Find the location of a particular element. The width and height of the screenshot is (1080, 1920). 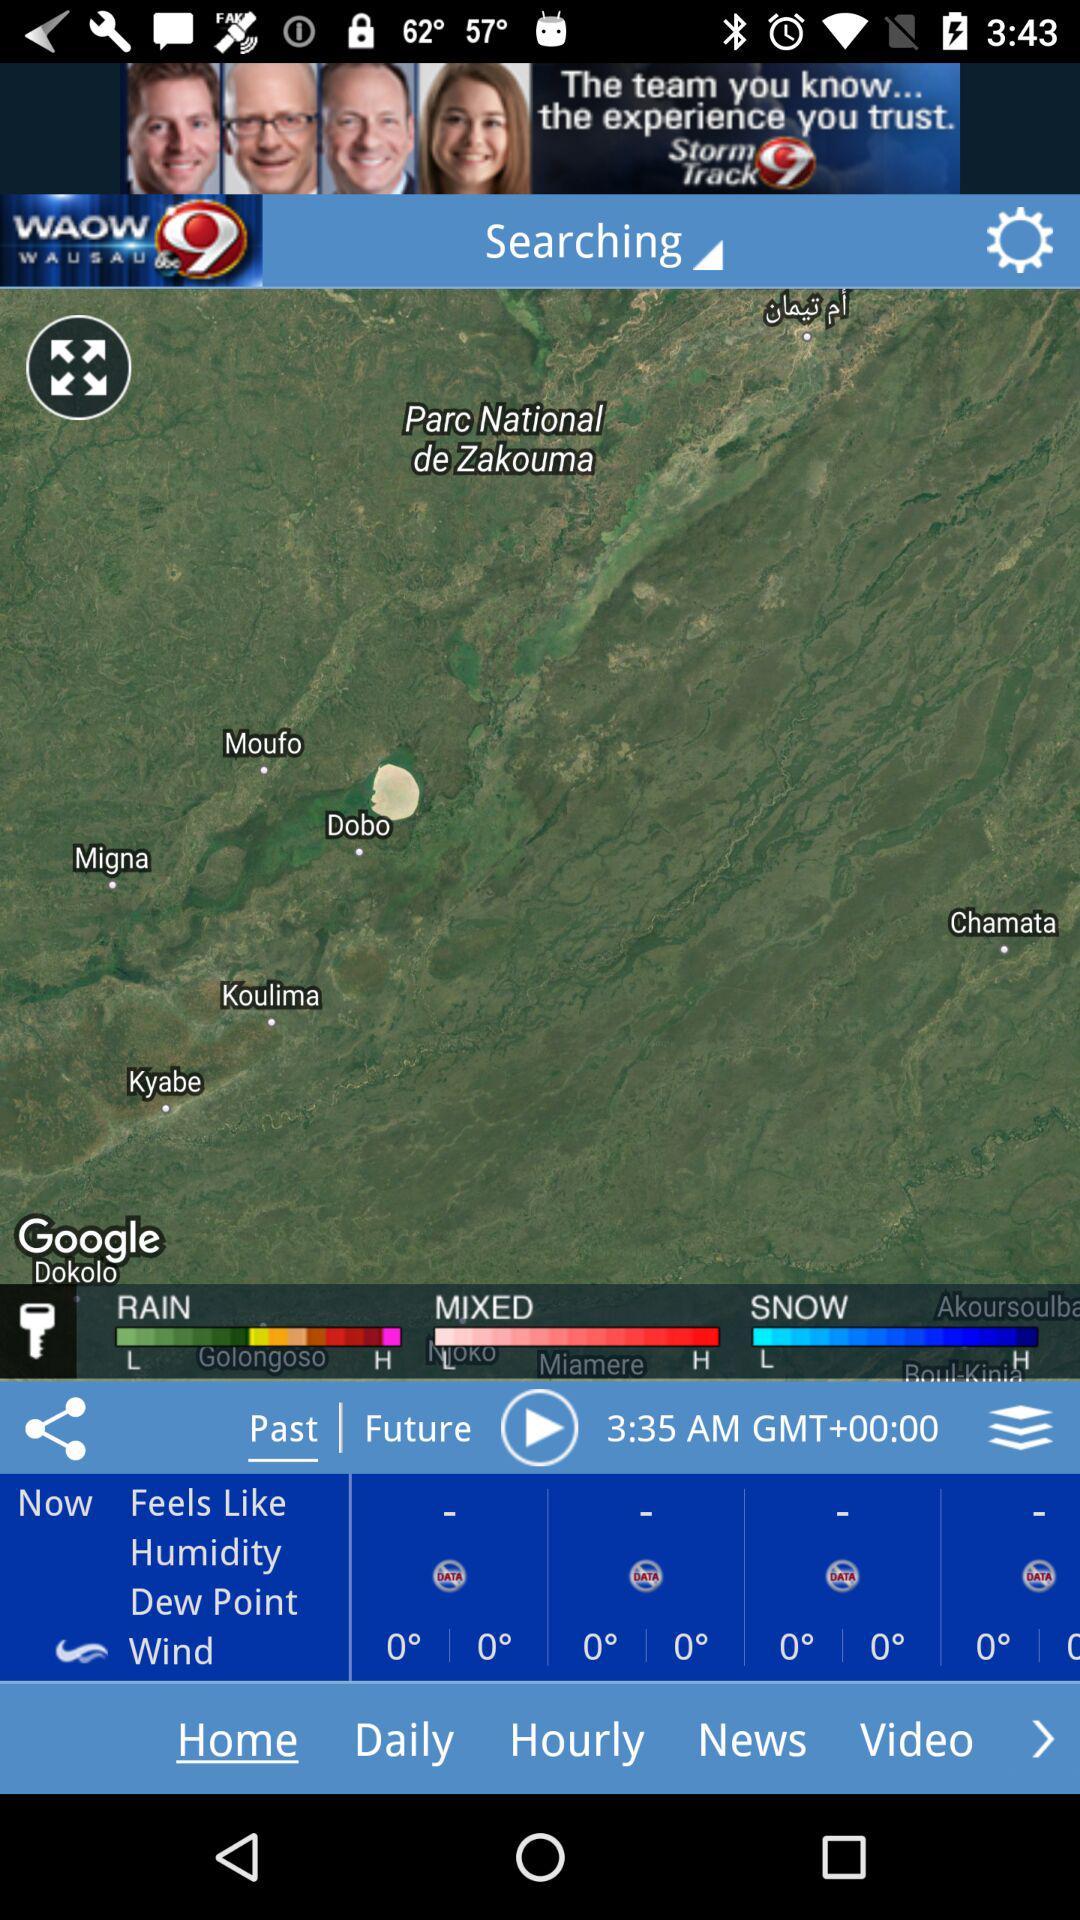

the volume icon is located at coordinates (131, 240).